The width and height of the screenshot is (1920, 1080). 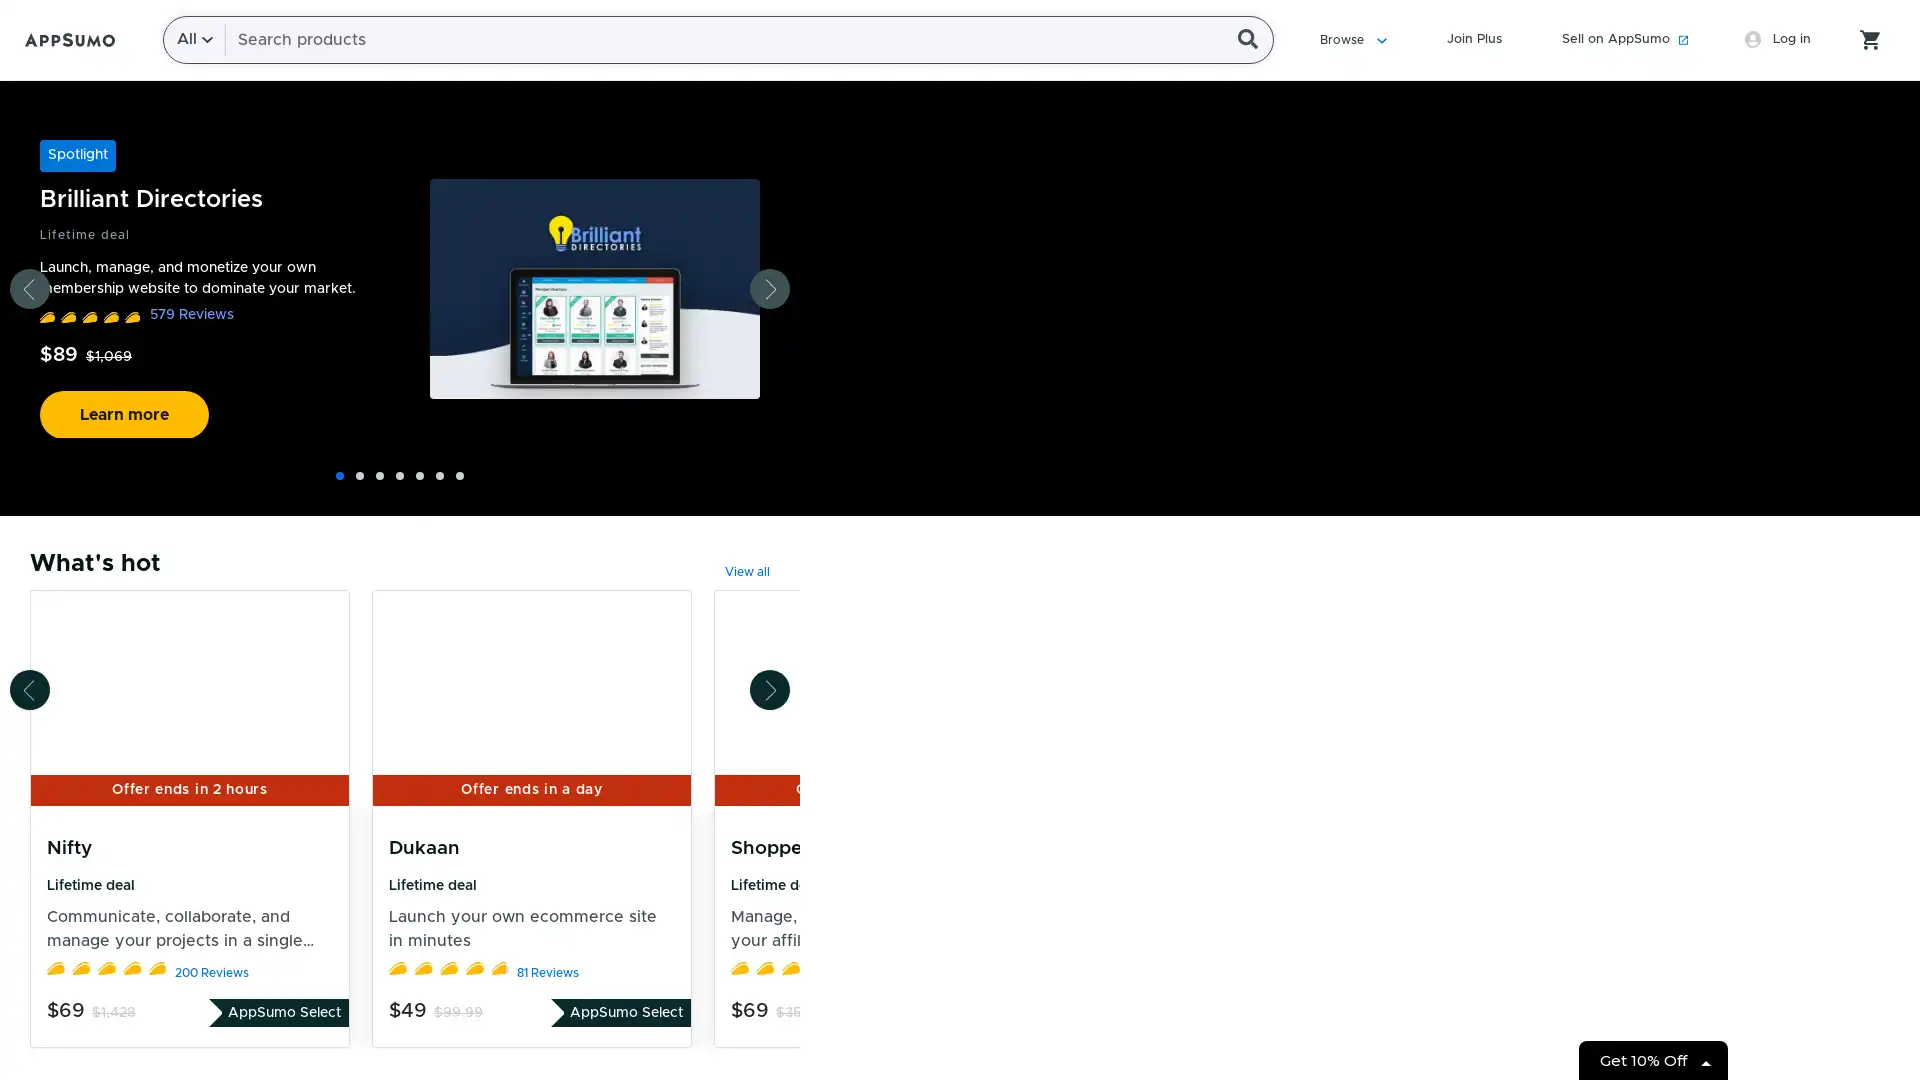 What do you see at coordinates (965, 485) in the screenshot?
I see `UNLOCK MY 10%` at bounding box center [965, 485].